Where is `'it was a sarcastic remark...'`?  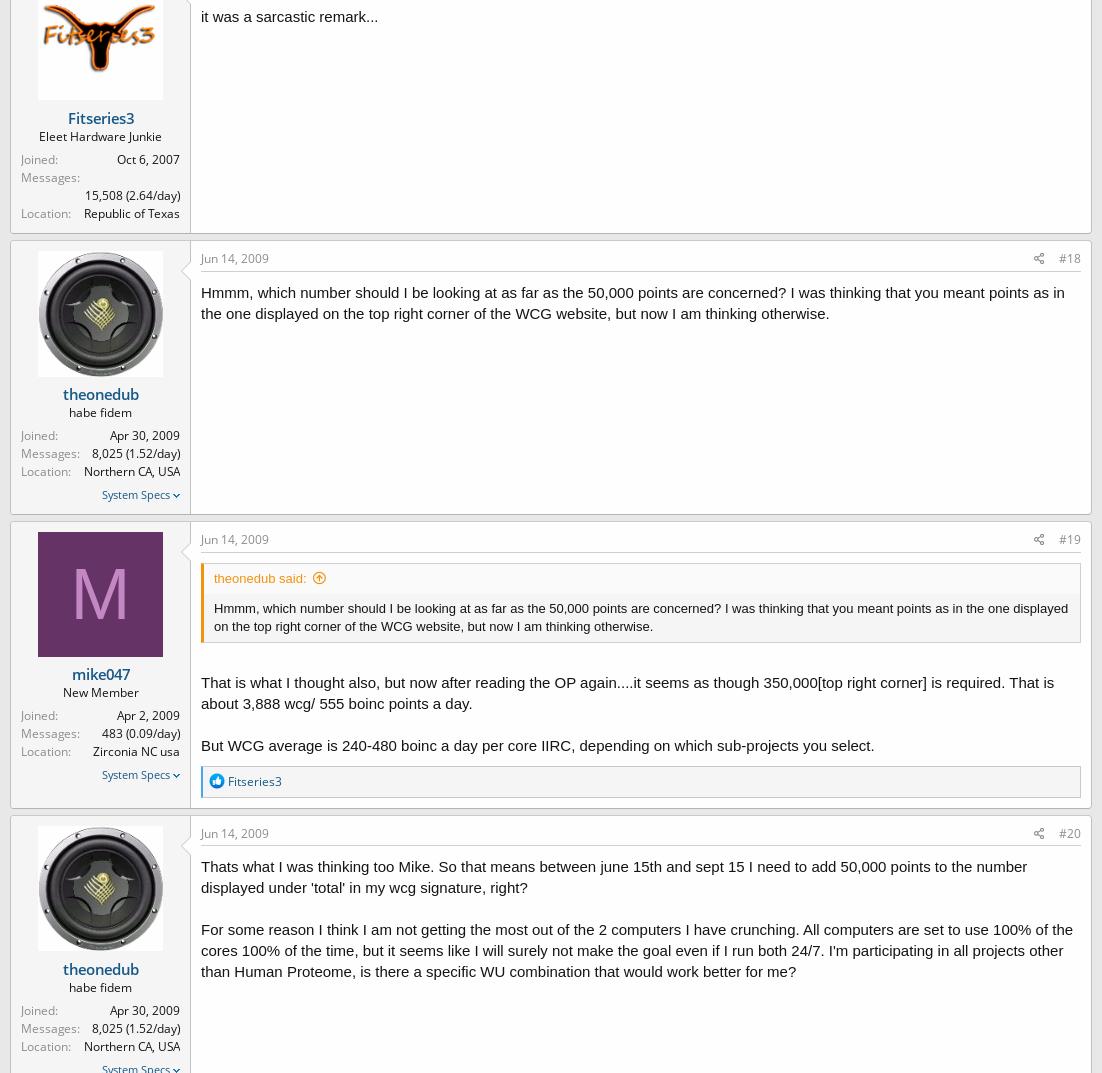
'it was a sarcastic remark...' is located at coordinates (201, 15).